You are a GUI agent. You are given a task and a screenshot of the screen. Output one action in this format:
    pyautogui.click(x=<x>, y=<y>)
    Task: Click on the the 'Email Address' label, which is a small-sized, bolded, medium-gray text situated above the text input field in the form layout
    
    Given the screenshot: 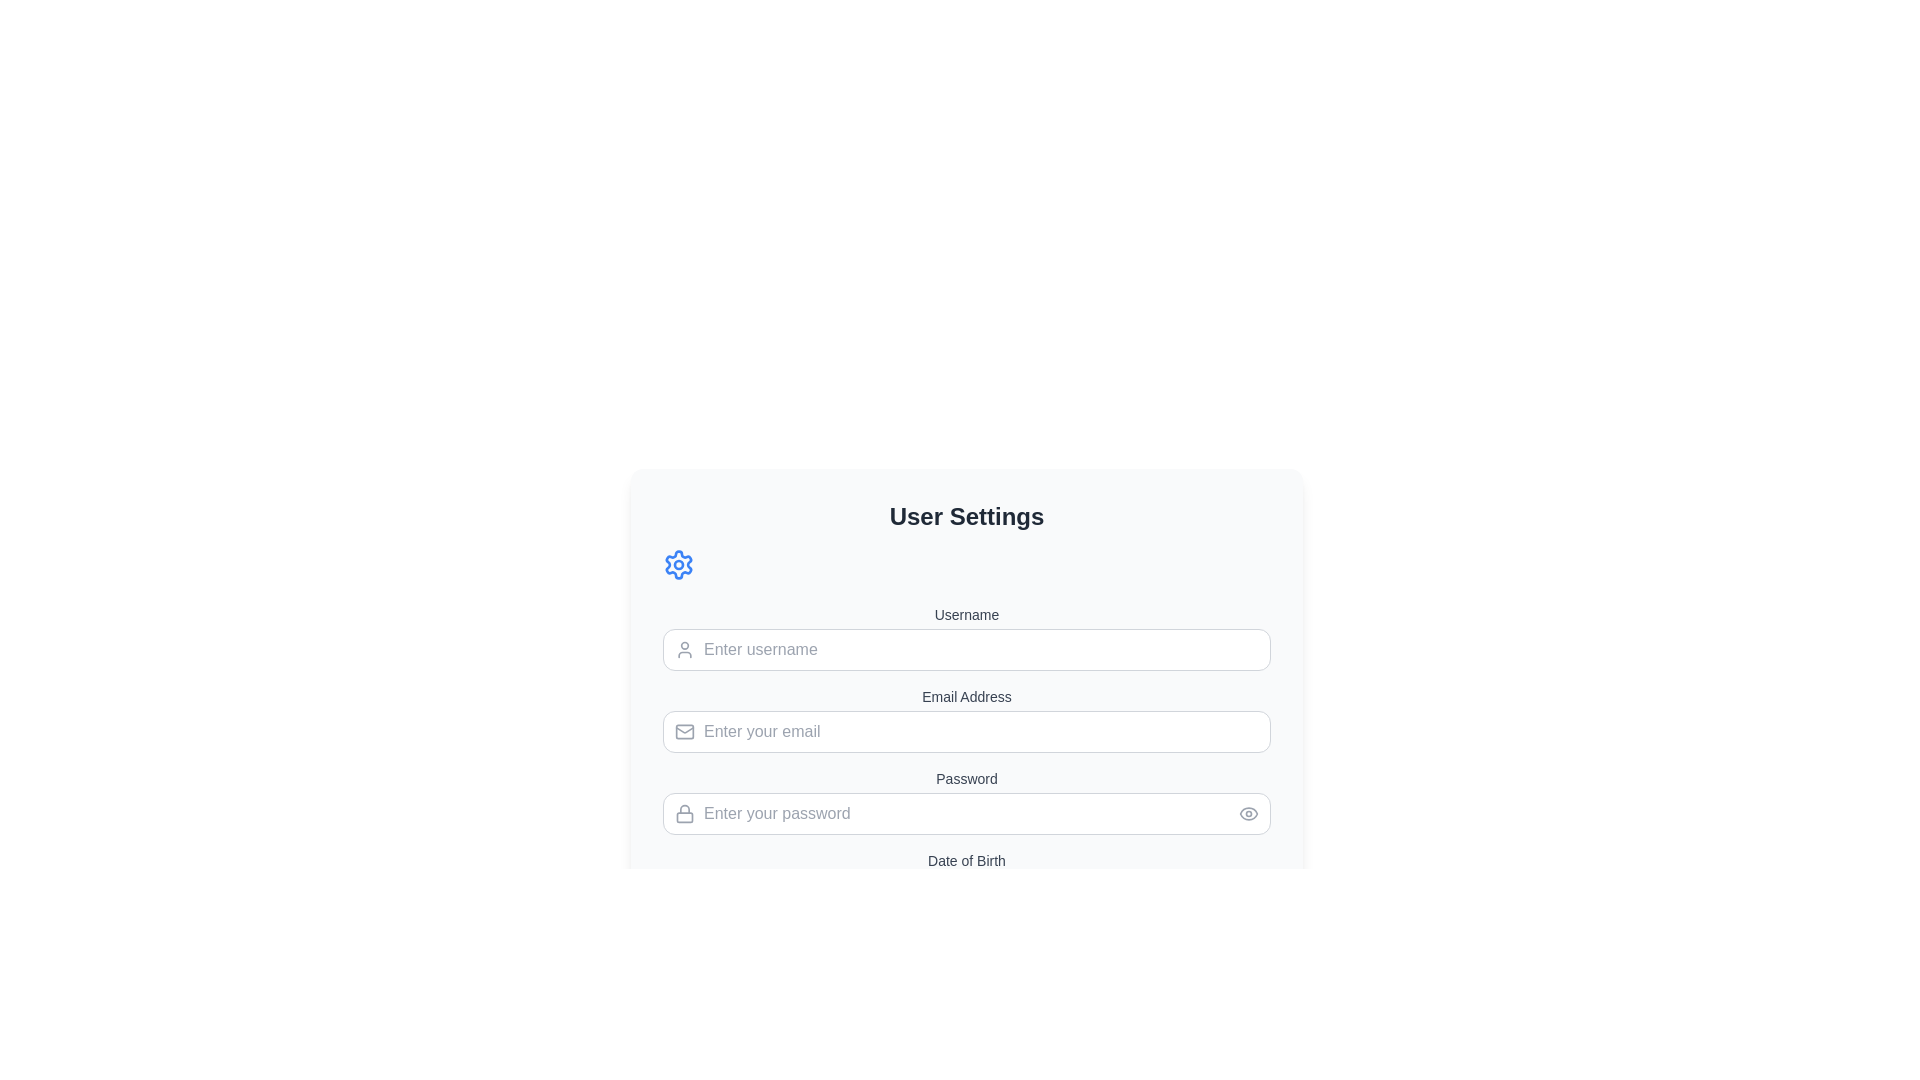 What is the action you would take?
    pyautogui.click(x=966, y=696)
    